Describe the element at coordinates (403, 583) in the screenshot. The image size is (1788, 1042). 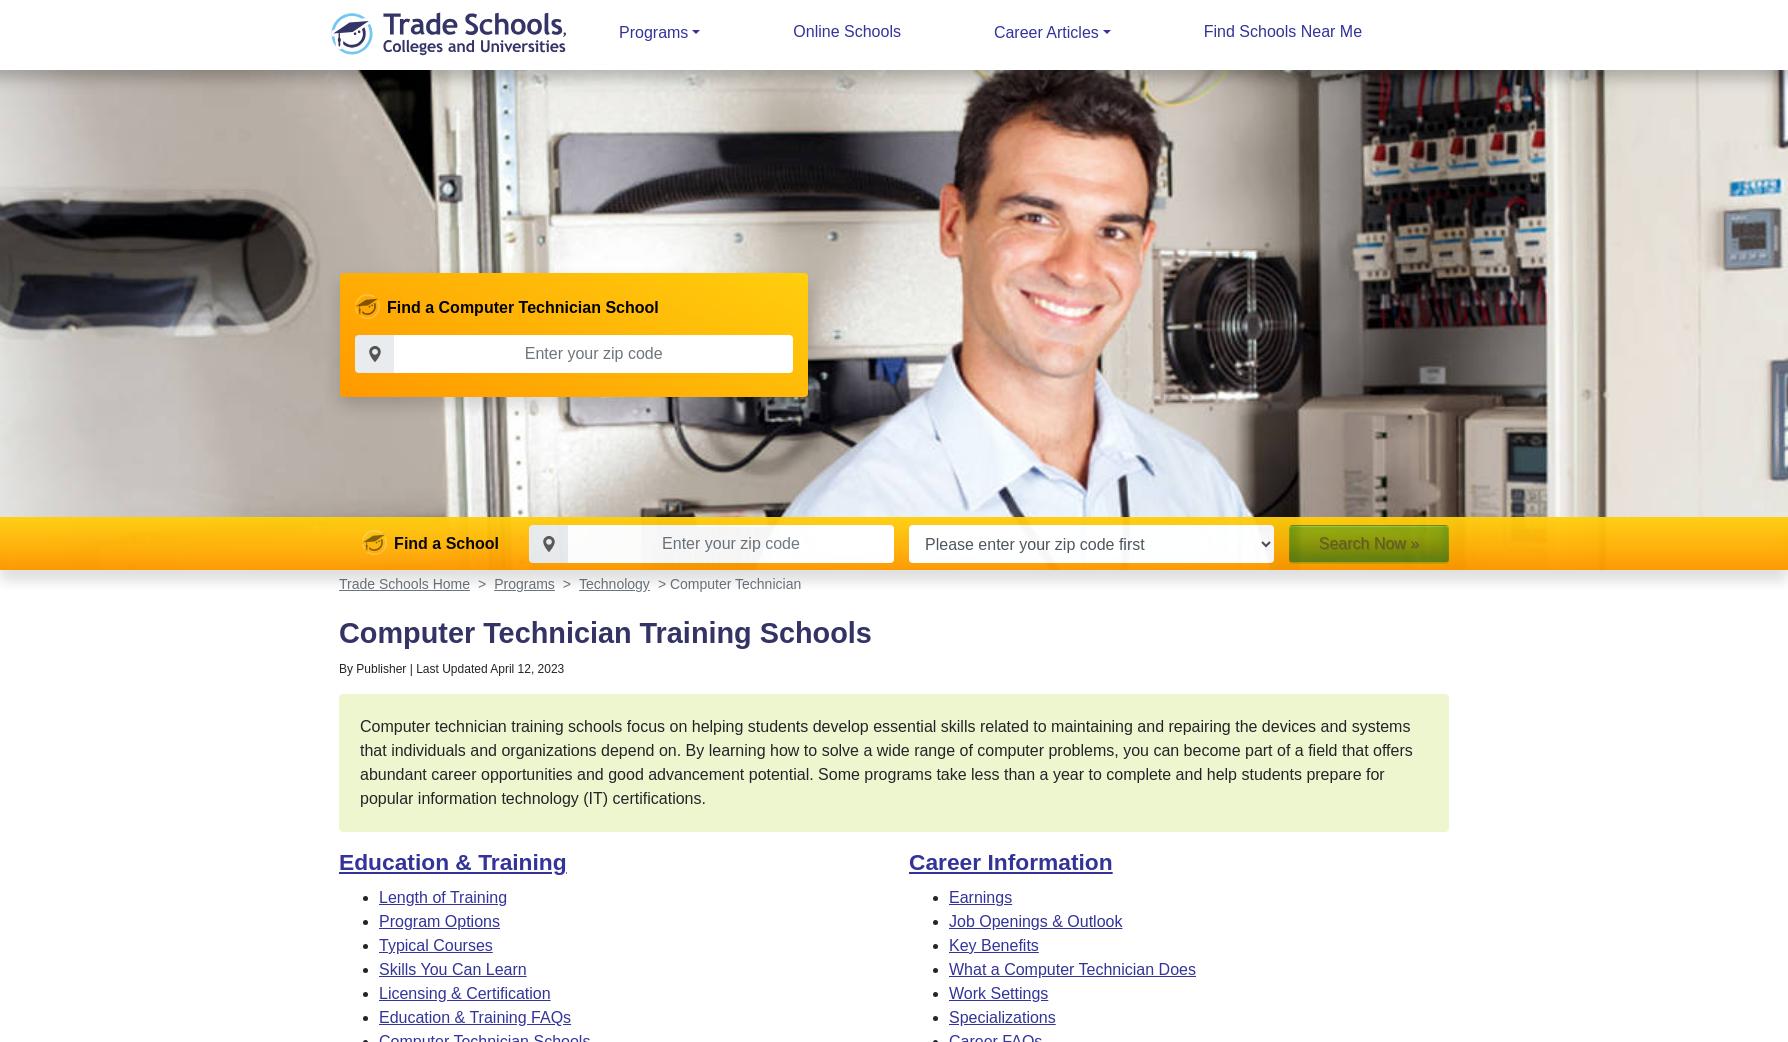
I see `'Trade Schools Home'` at that location.